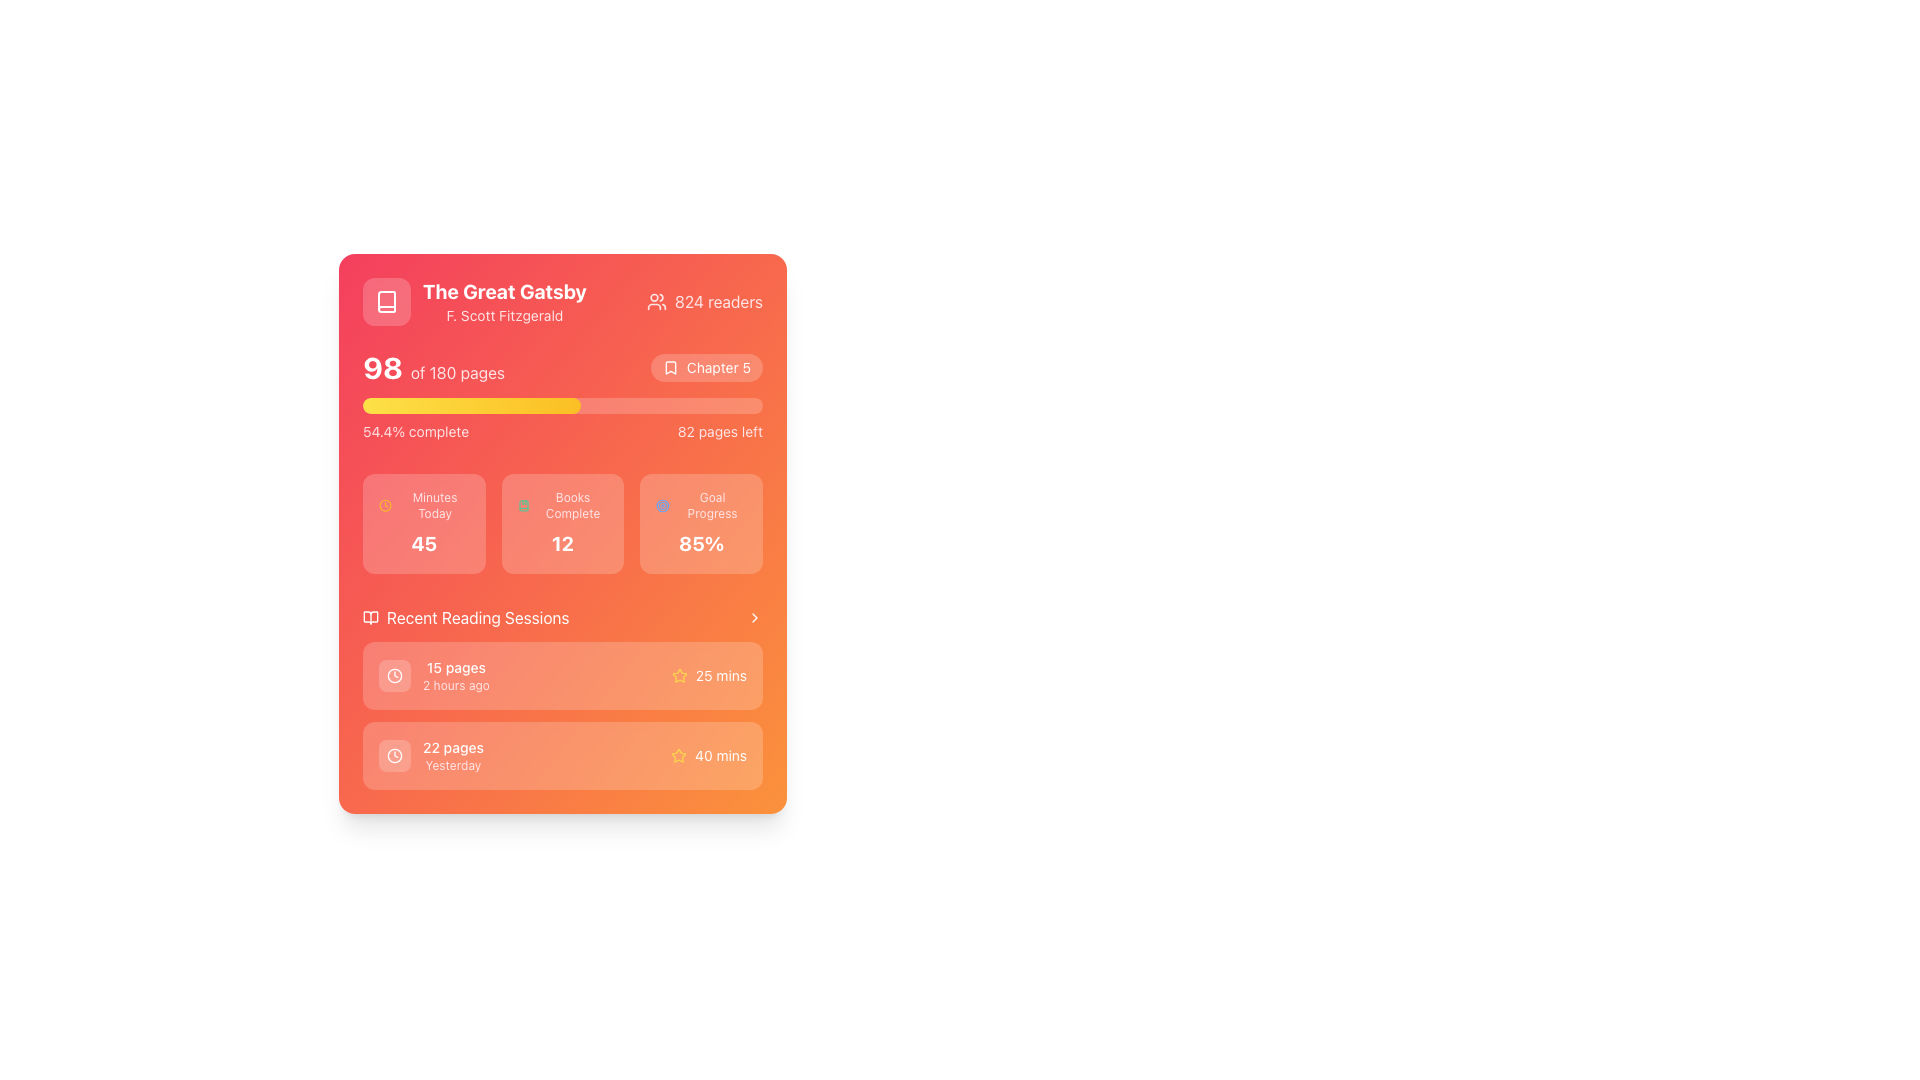 This screenshot has height=1080, width=1920. What do you see at coordinates (455, 667) in the screenshot?
I see `the Text label displaying the number of pages read (15) in the 'Recent Reading Sessions' section, located above the text '2 hours ago'` at bounding box center [455, 667].